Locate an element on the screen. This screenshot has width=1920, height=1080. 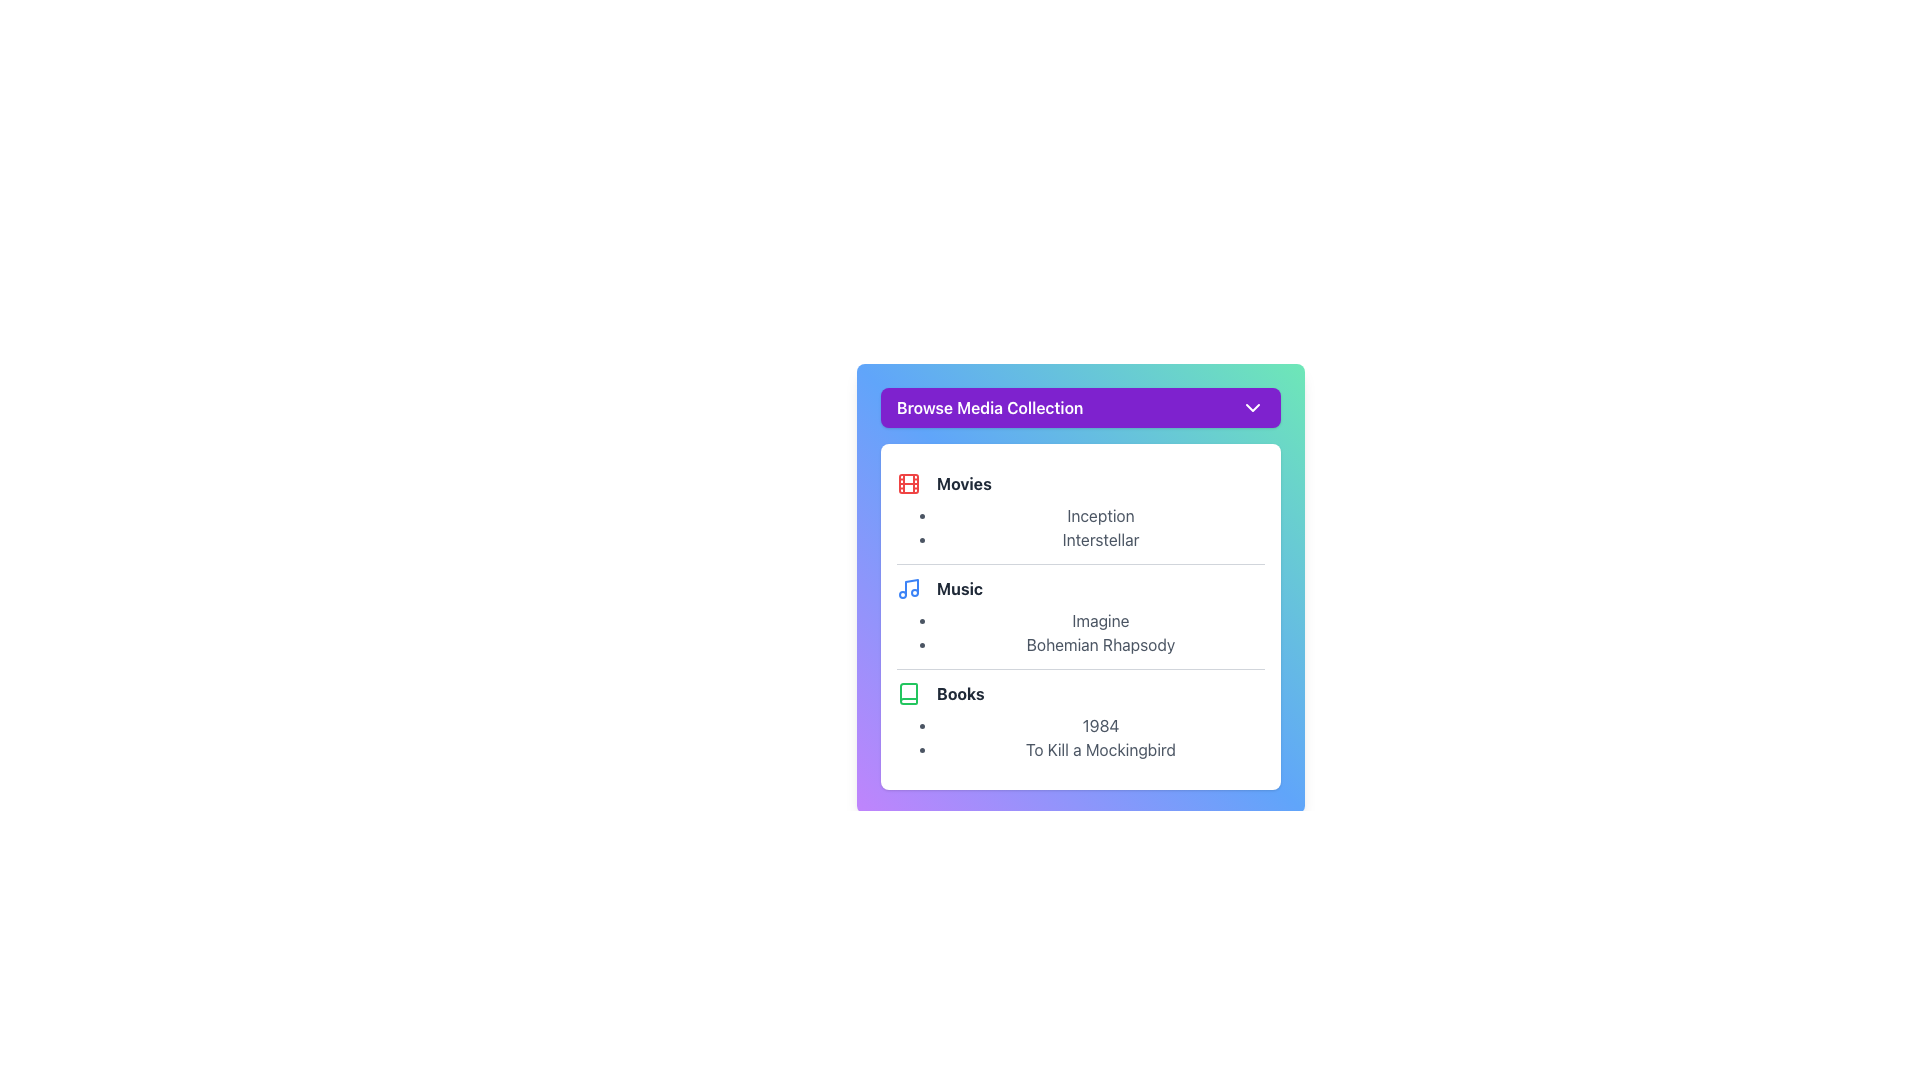
the non-interactive text label displaying 'Imagine', which is the first item in the 'Music' section of the categorized list is located at coordinates (1099, 620).